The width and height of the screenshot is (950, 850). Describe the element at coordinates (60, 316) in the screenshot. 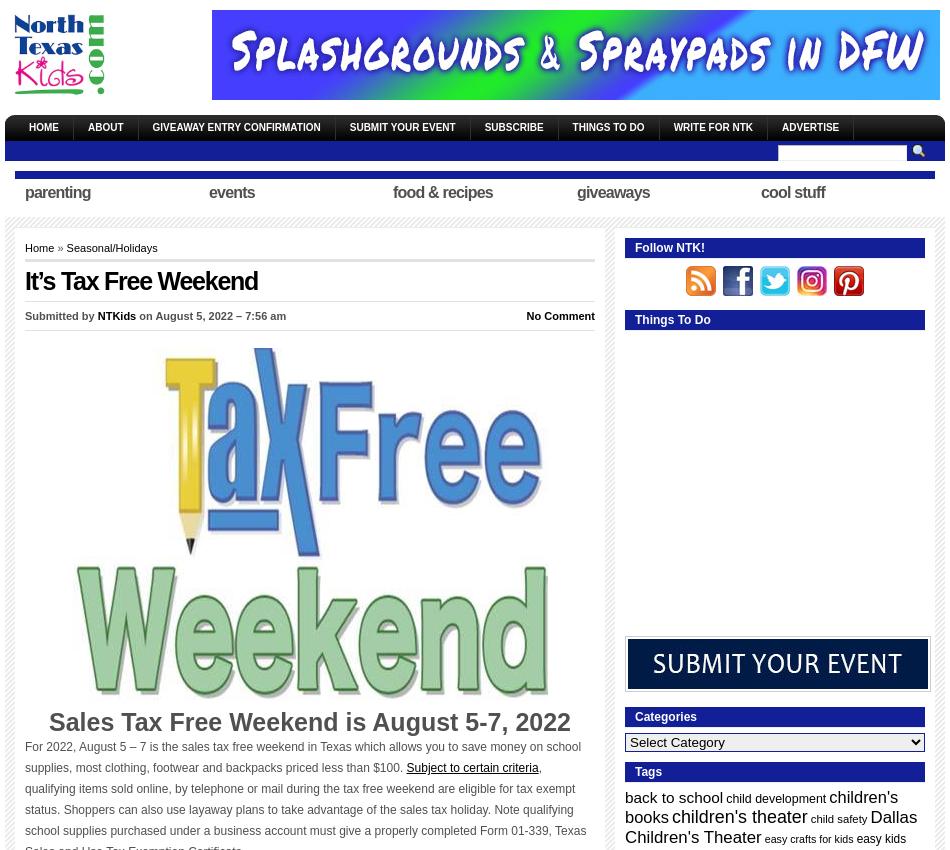

I see `'Submitted by'` at that location.